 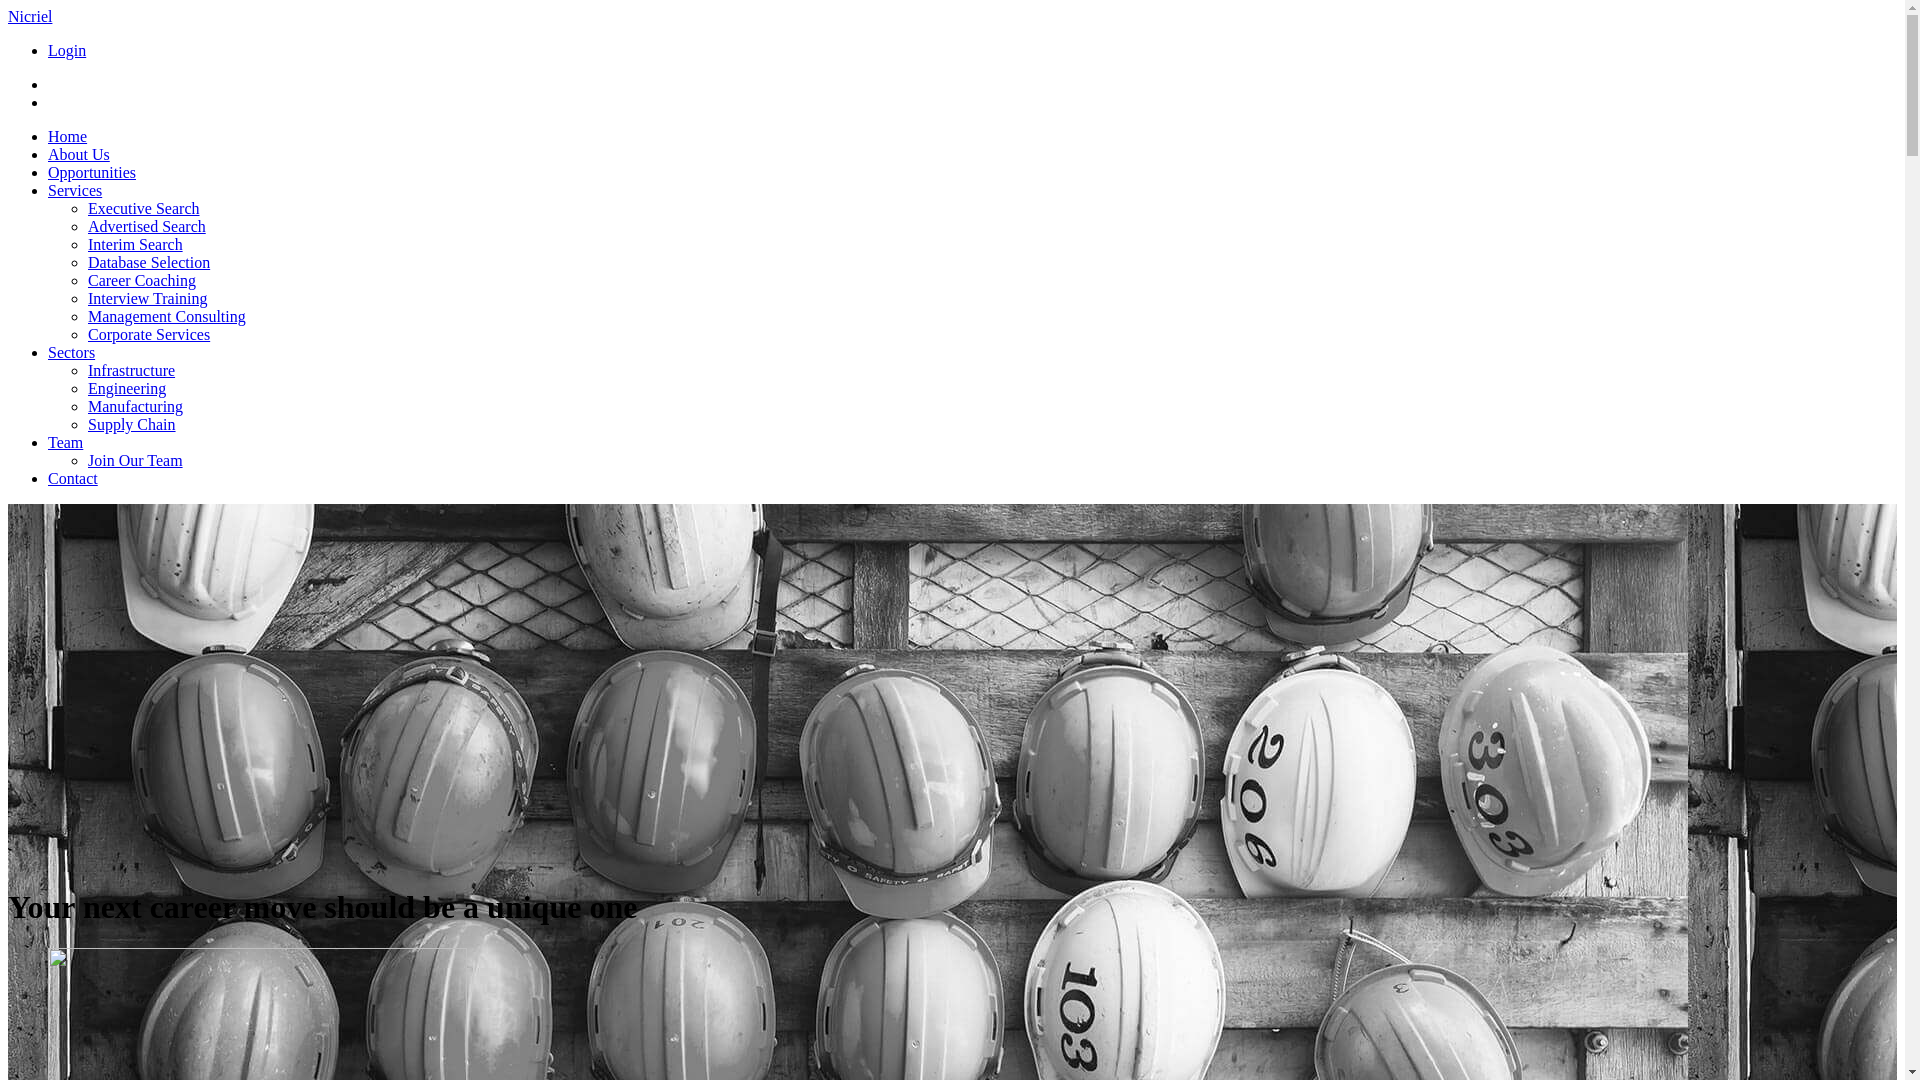 What do you see at coordinates (86, 280) in the screenshot?
I see `'Career Coaching'` at bounding box center [86, 280].